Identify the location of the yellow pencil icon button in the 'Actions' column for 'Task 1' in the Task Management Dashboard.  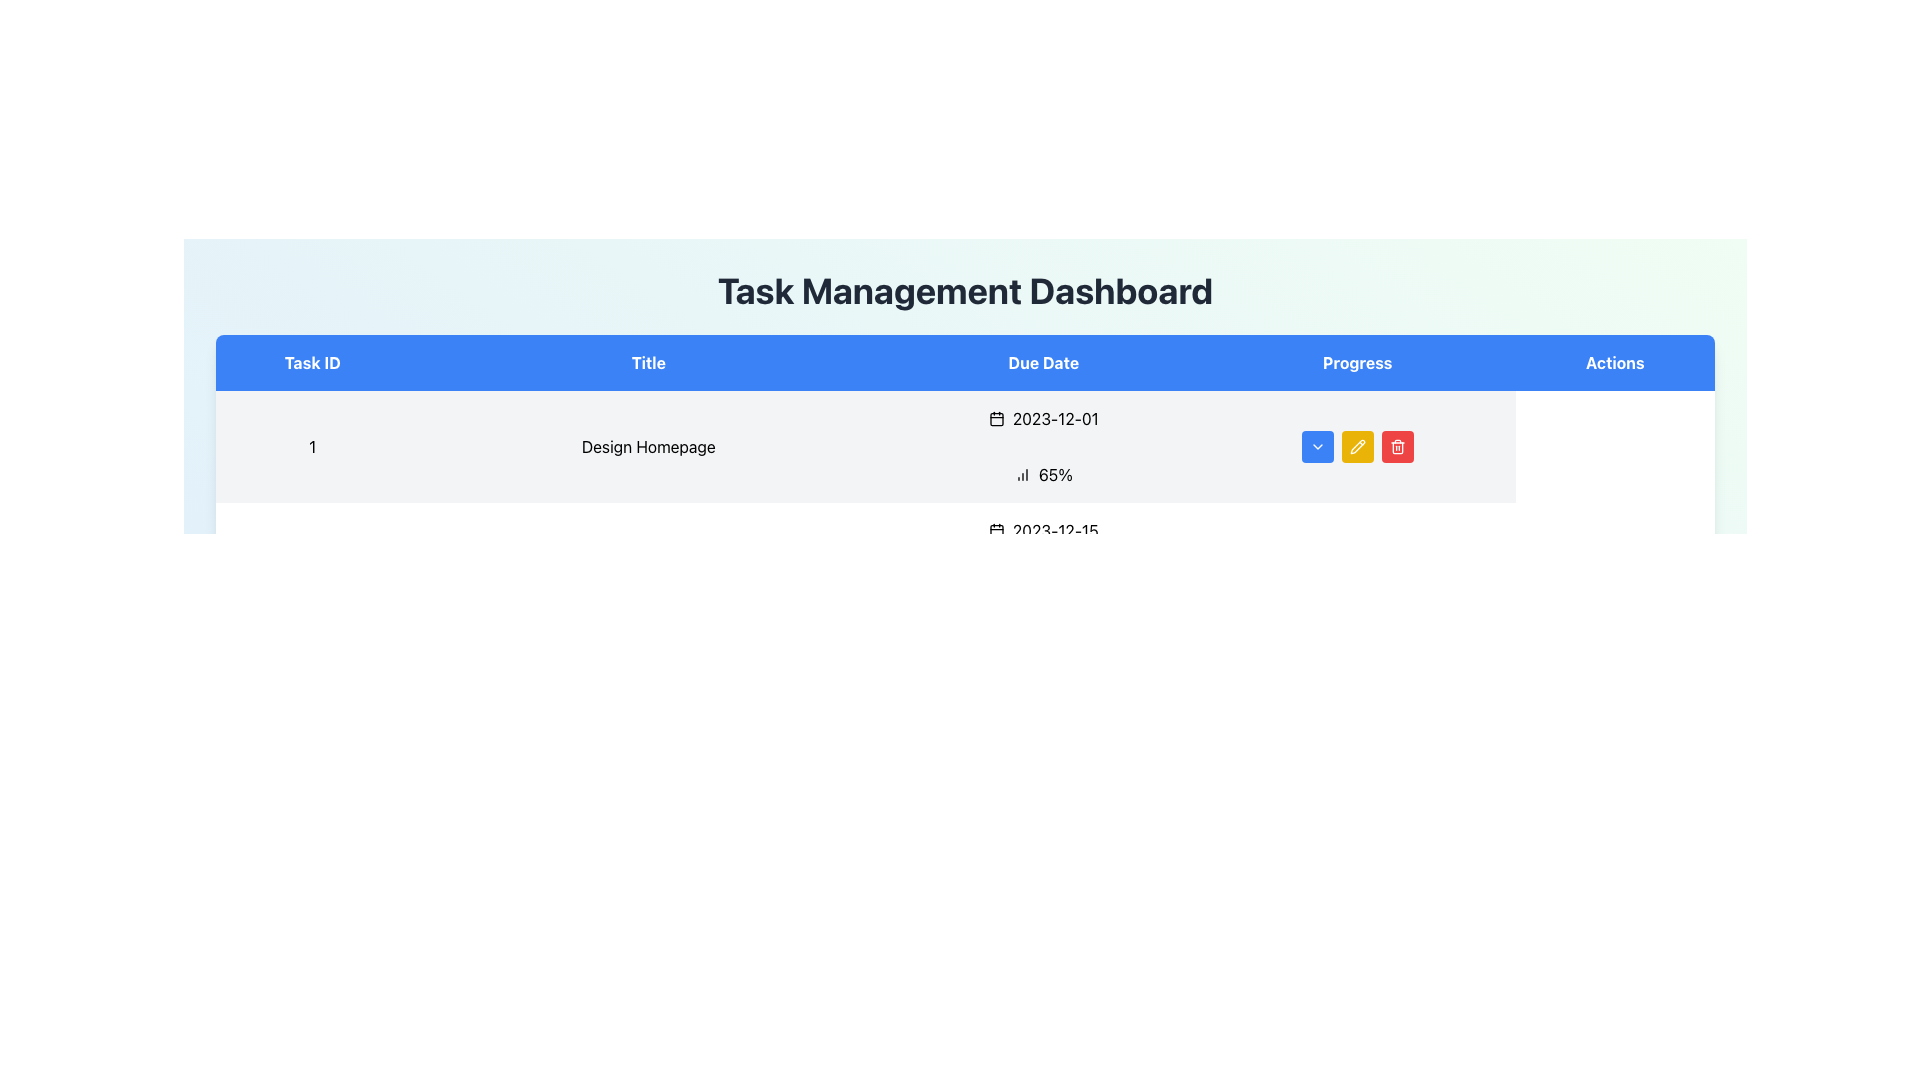
(1357, 446).